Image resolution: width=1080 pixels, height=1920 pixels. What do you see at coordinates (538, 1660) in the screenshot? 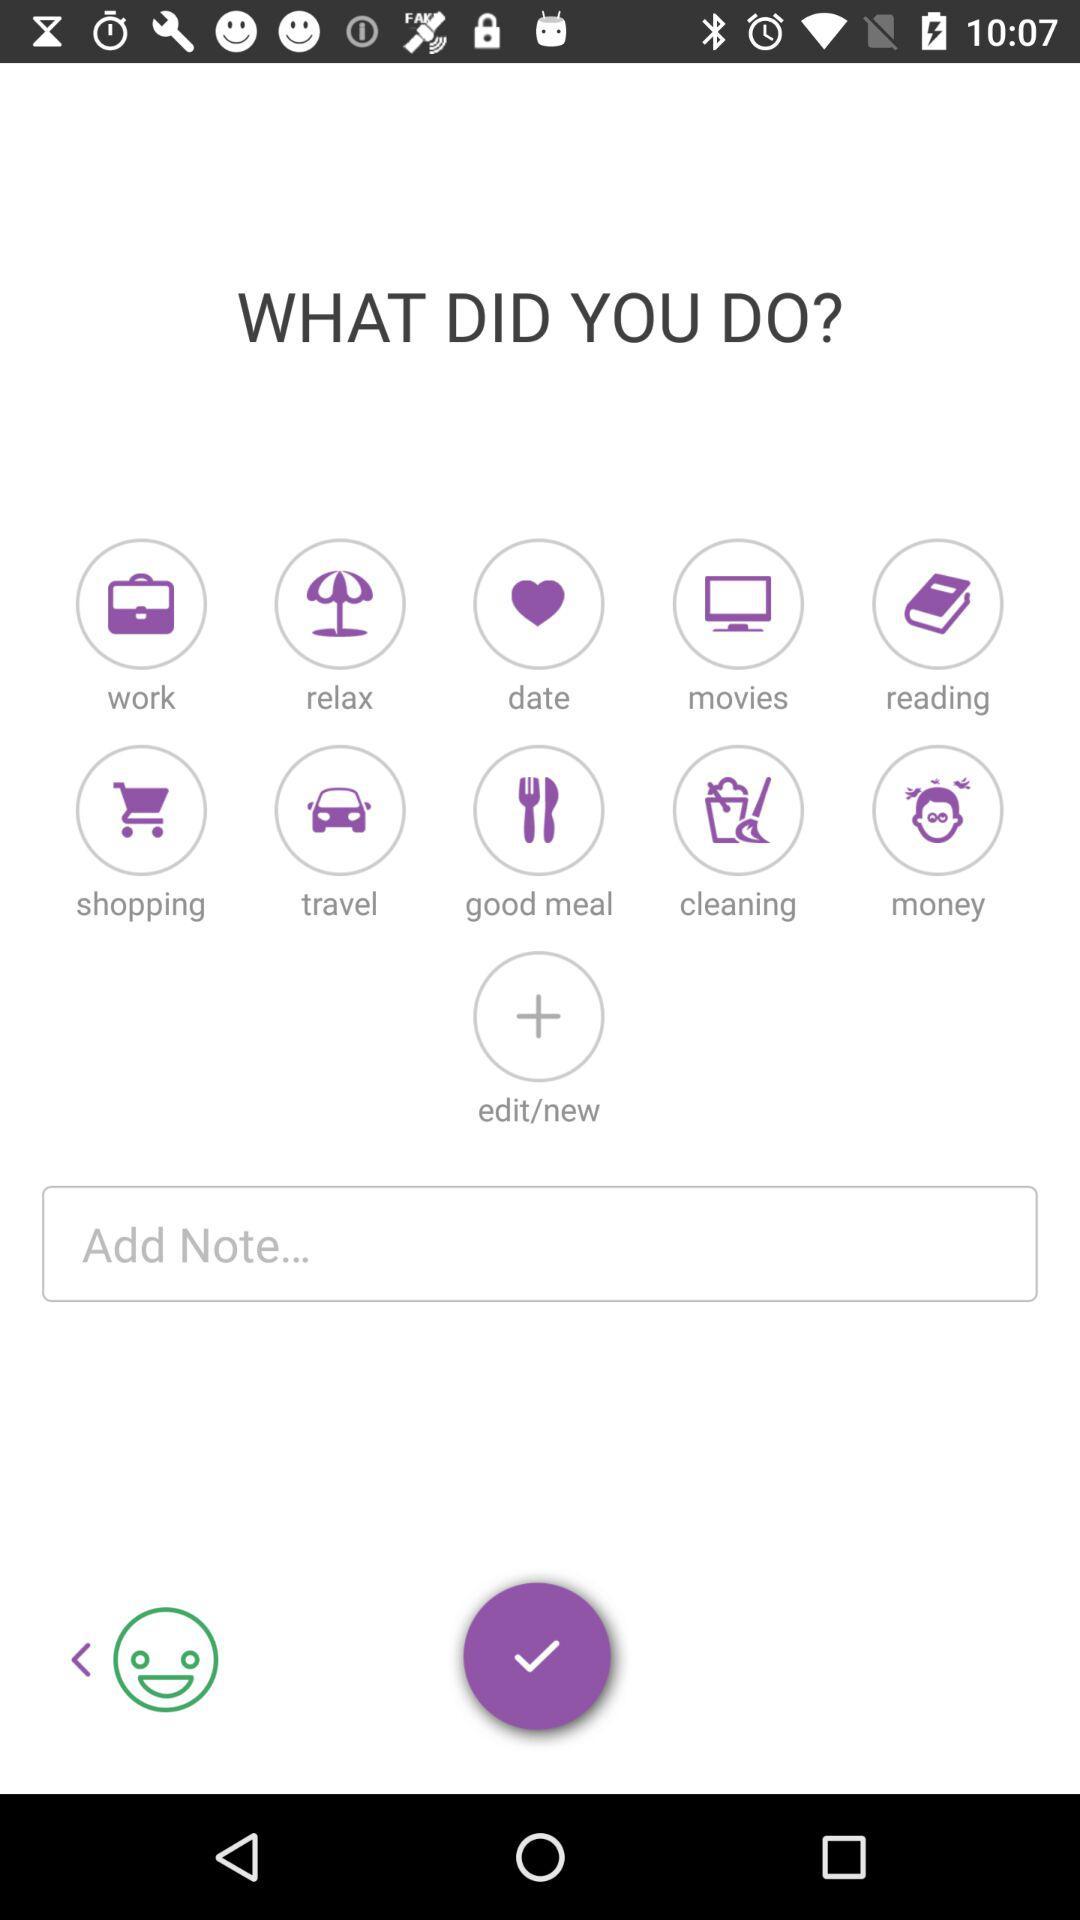
I see `done` at bounding box center [538, 1660].